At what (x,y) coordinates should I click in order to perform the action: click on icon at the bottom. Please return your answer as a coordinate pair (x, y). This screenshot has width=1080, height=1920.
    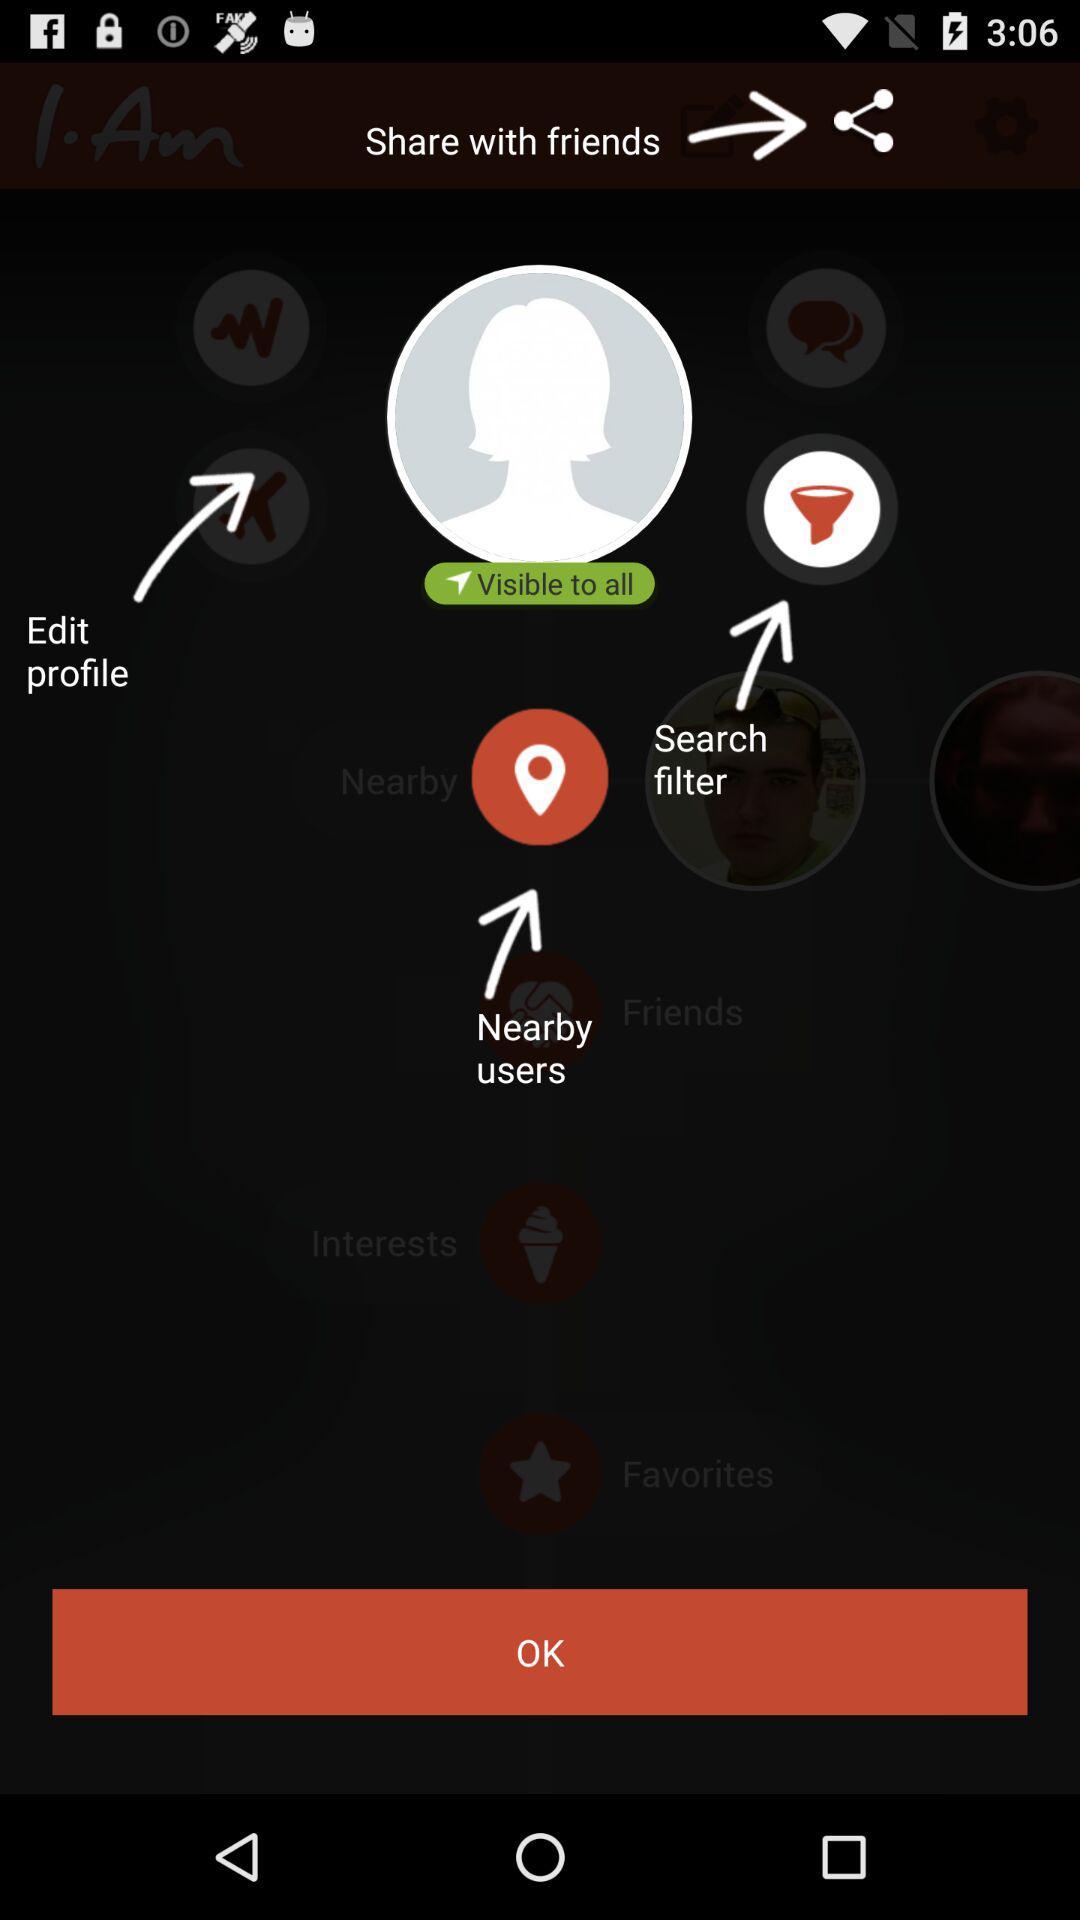
    Looking at the image, I should click on (540, 1652).